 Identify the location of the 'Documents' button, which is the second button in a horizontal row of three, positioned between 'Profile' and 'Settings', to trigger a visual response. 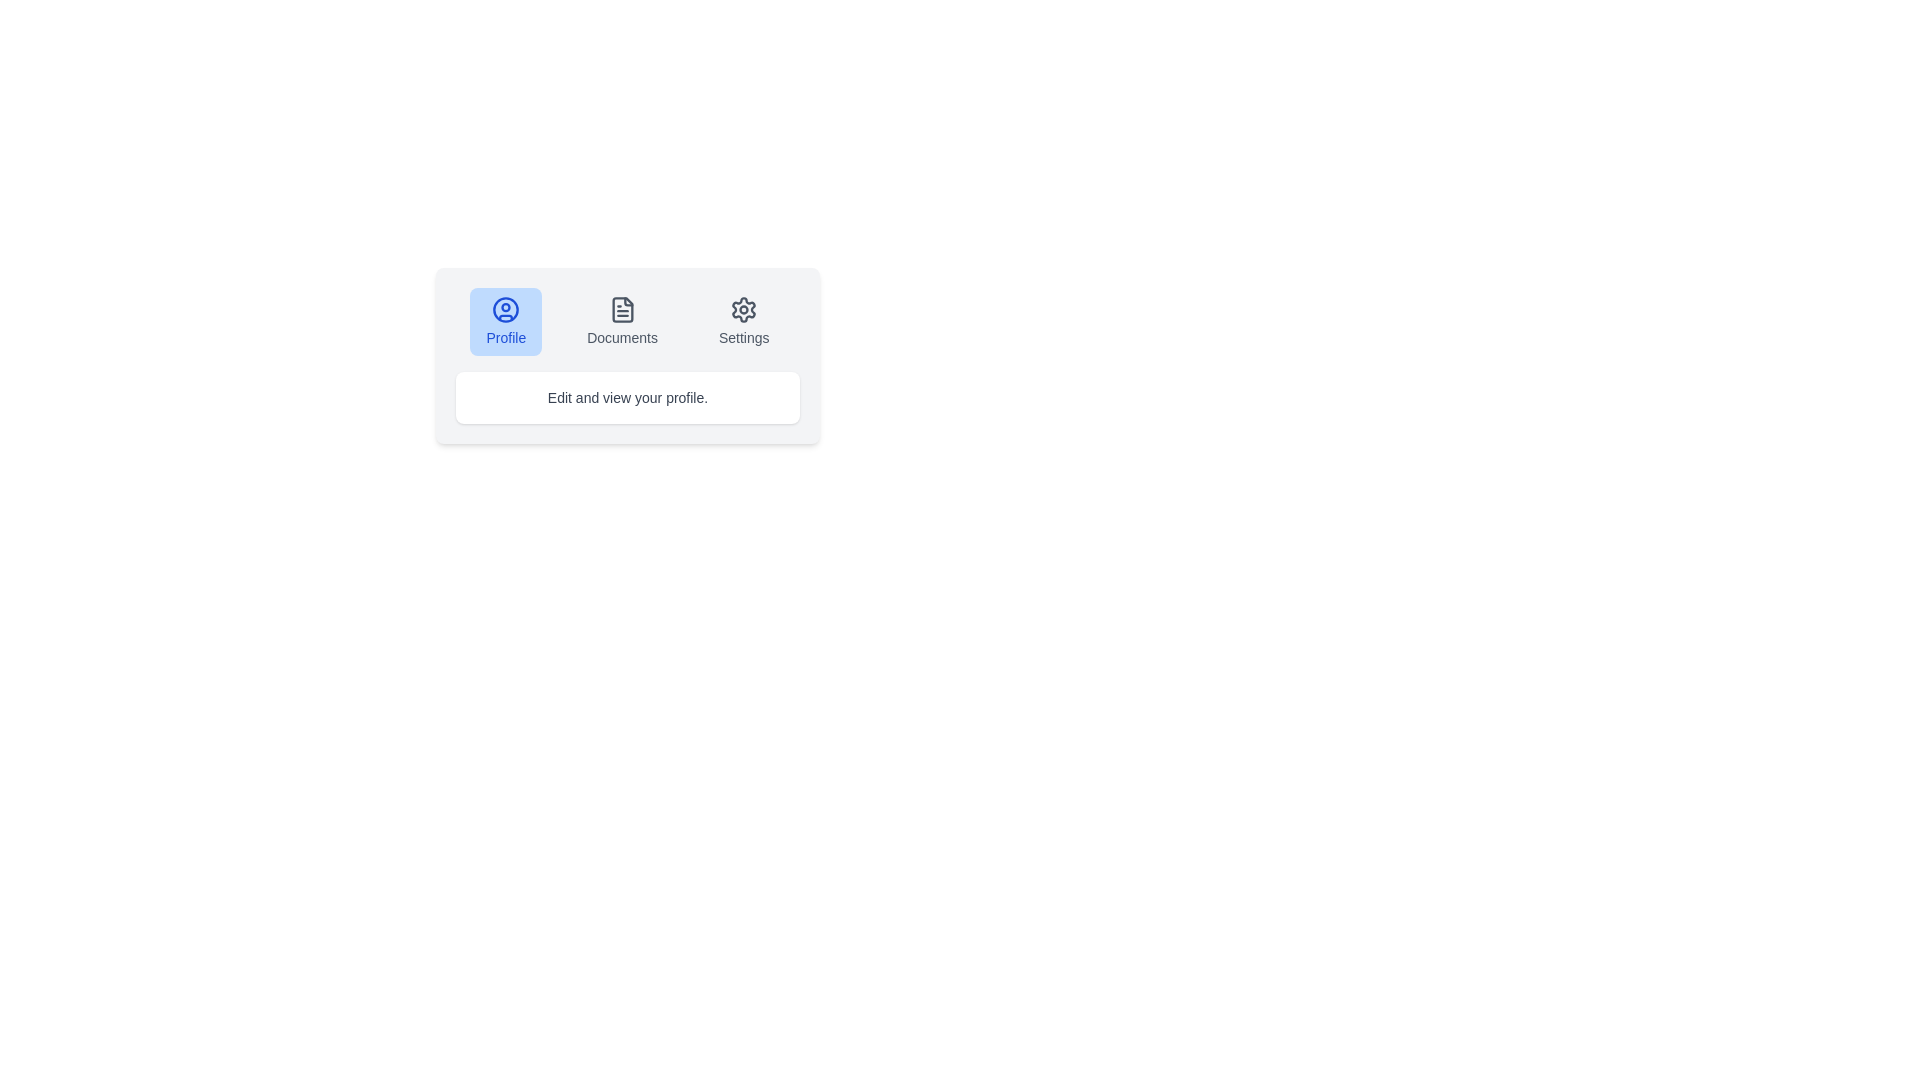
(621, 320).